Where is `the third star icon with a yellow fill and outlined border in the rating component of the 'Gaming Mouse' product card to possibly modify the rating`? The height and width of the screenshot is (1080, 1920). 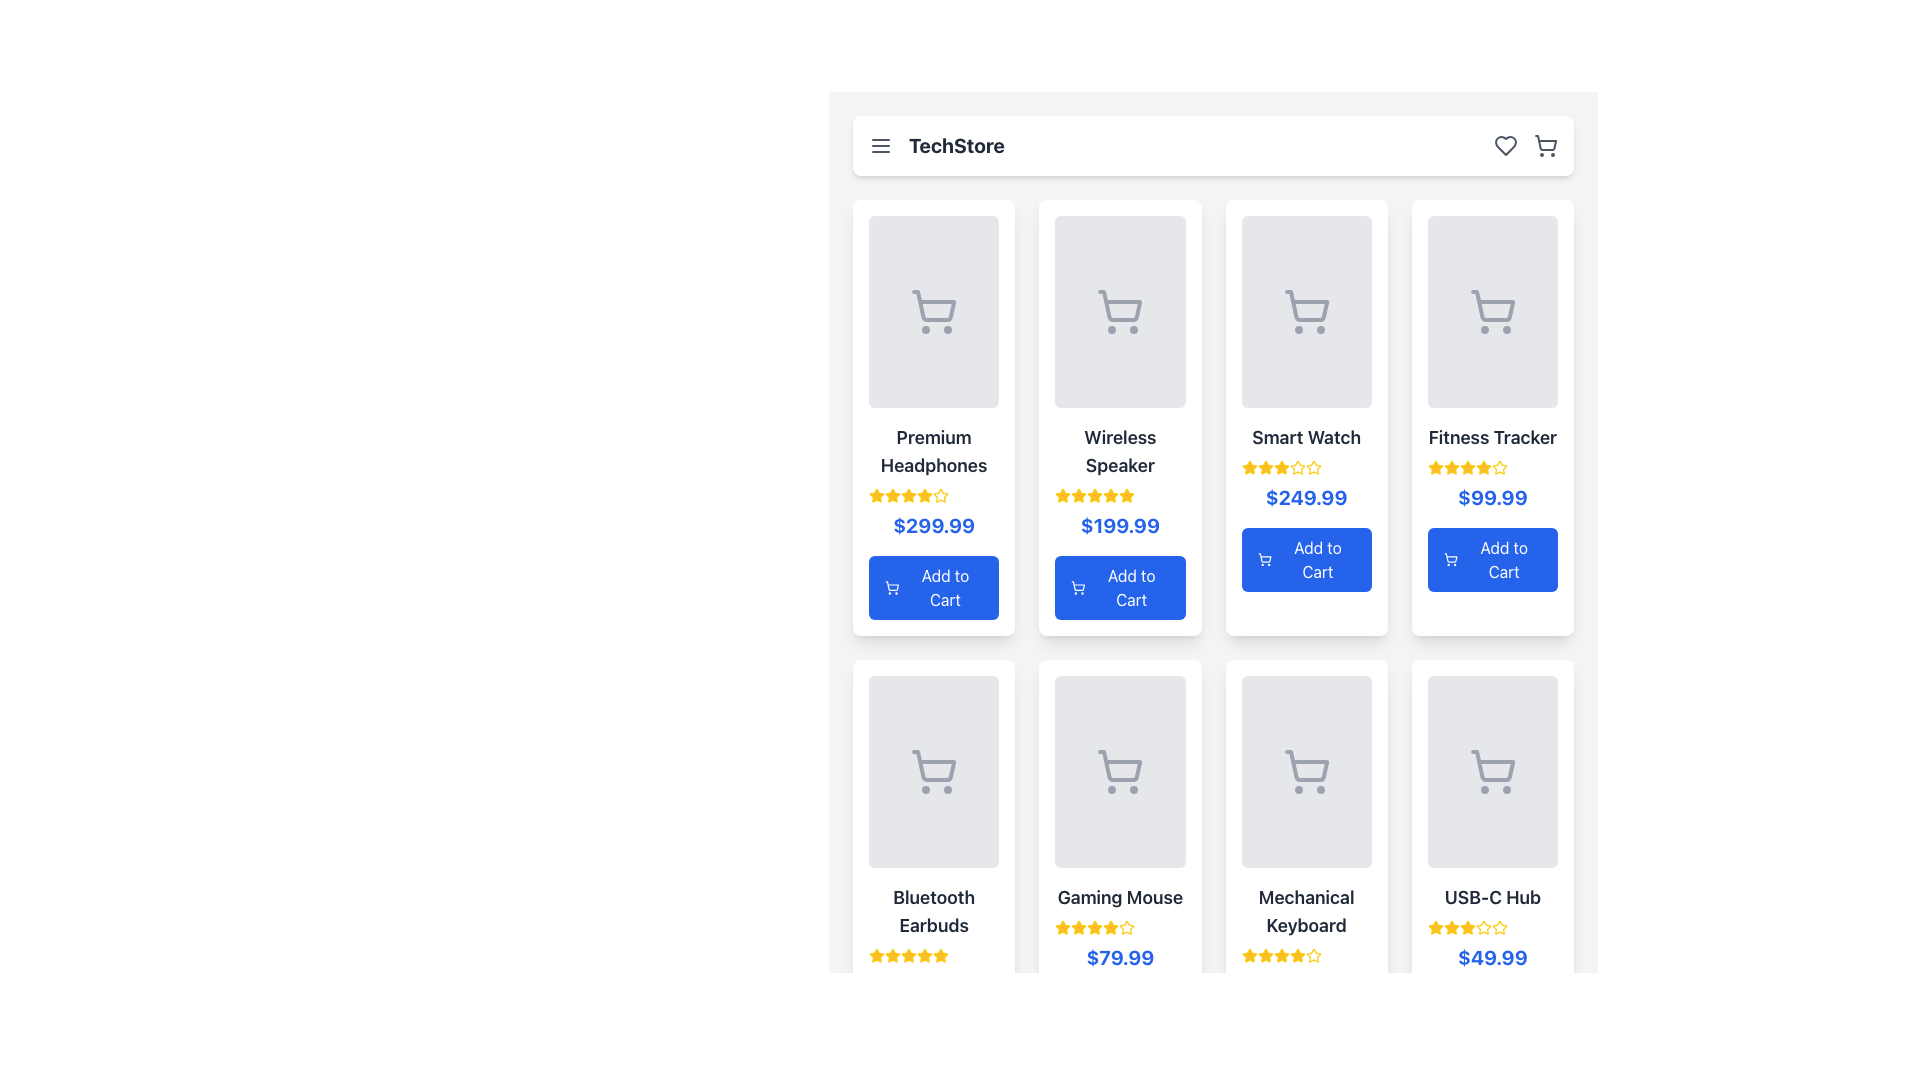 the third star icon with a yellow fill and outlined border in the rating component of the 'Gaming Mouse' product card to possibly modify the rating is located at coordinates (1094, 927).